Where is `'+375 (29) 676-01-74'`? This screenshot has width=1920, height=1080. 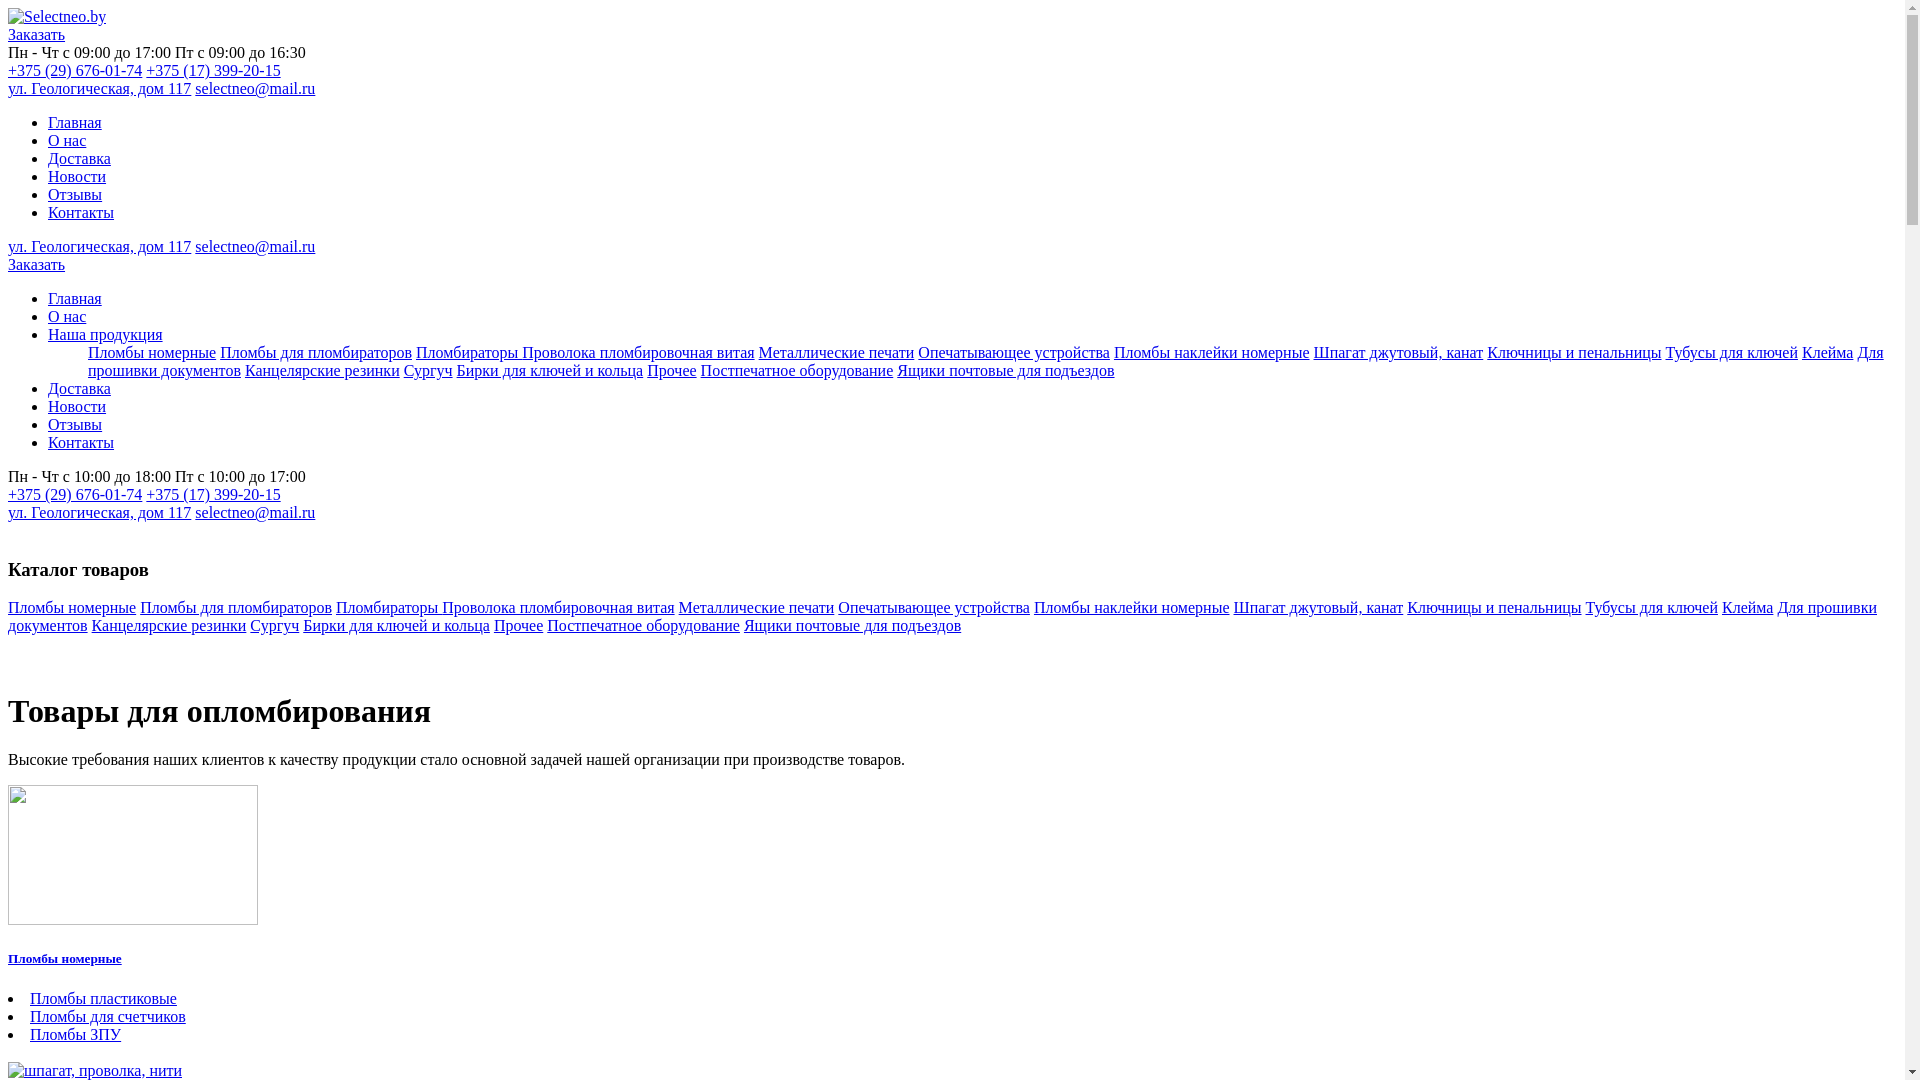 '+375 (29) 676-01-74' is located at coordinates (75, 494).